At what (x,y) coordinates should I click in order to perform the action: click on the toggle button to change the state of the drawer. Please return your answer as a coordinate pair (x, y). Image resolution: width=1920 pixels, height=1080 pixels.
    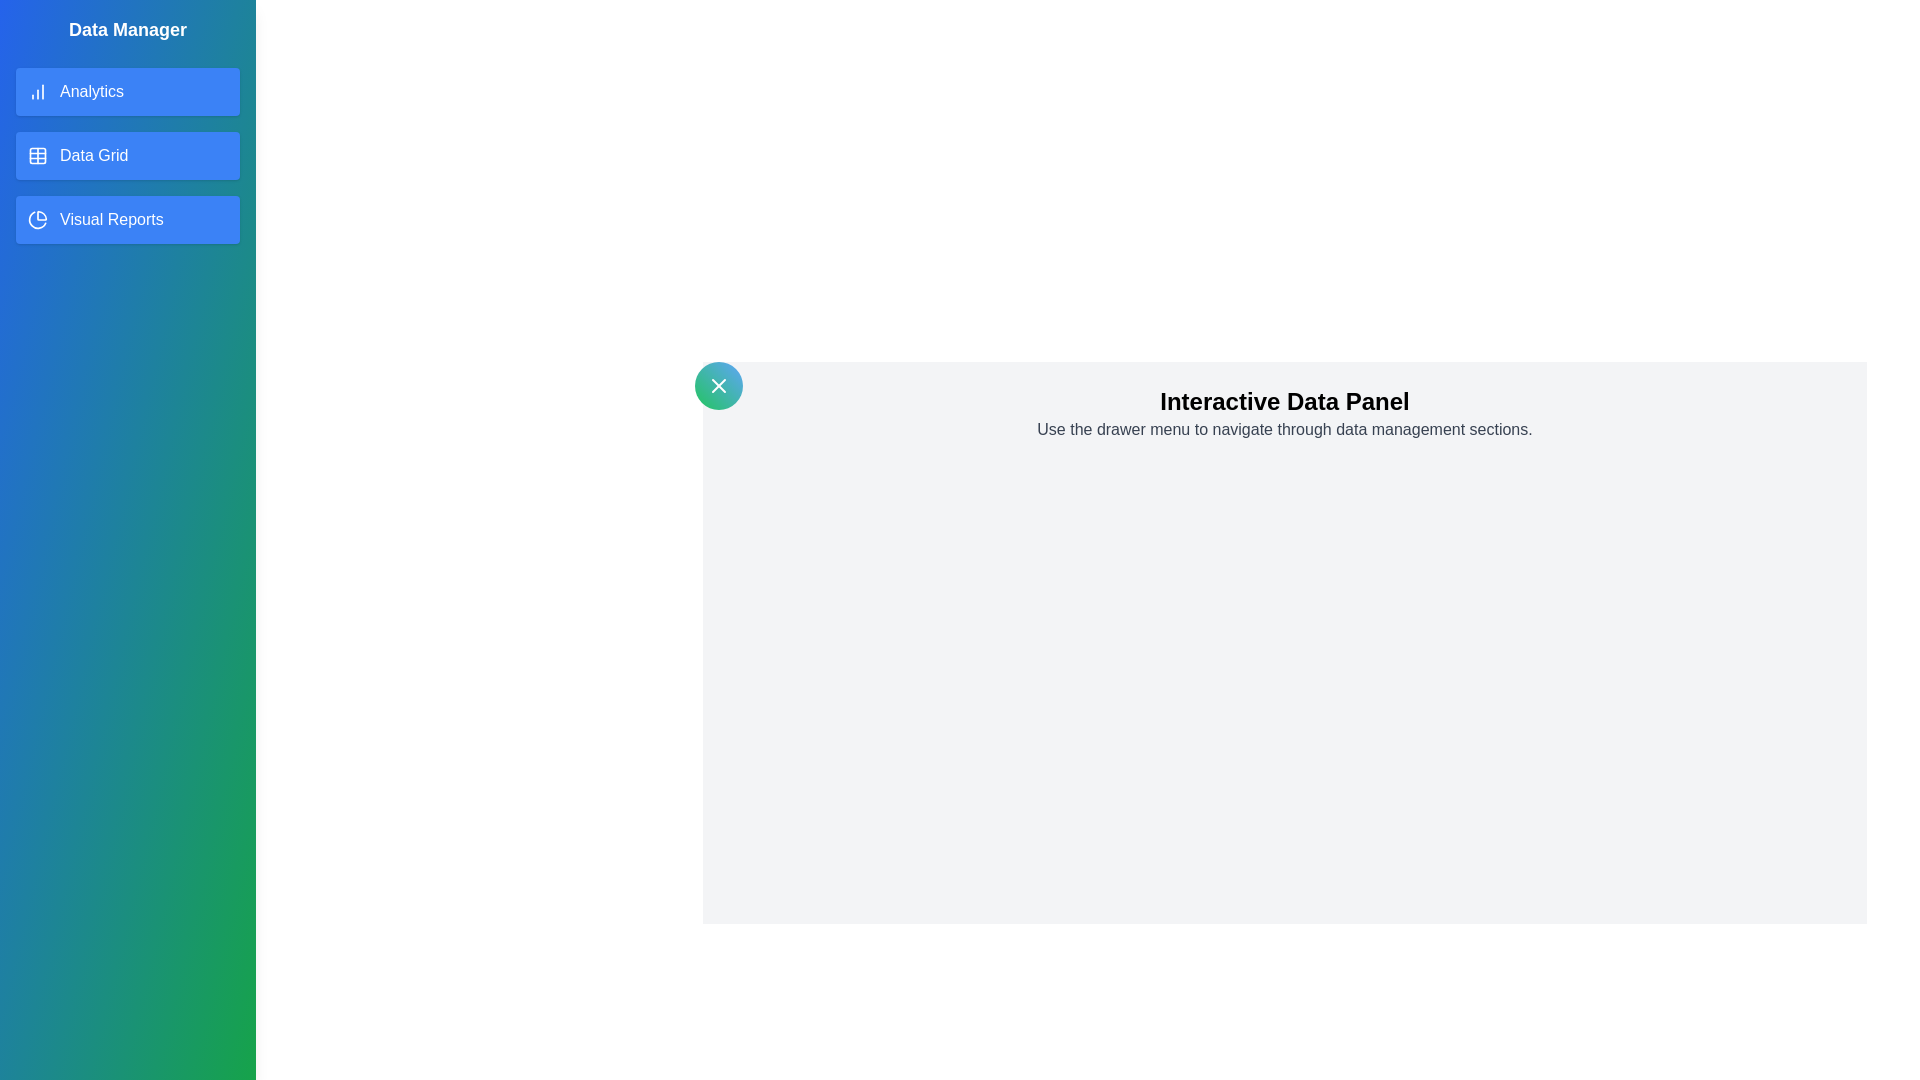
    Looking at the image, I should click on (719, 385).